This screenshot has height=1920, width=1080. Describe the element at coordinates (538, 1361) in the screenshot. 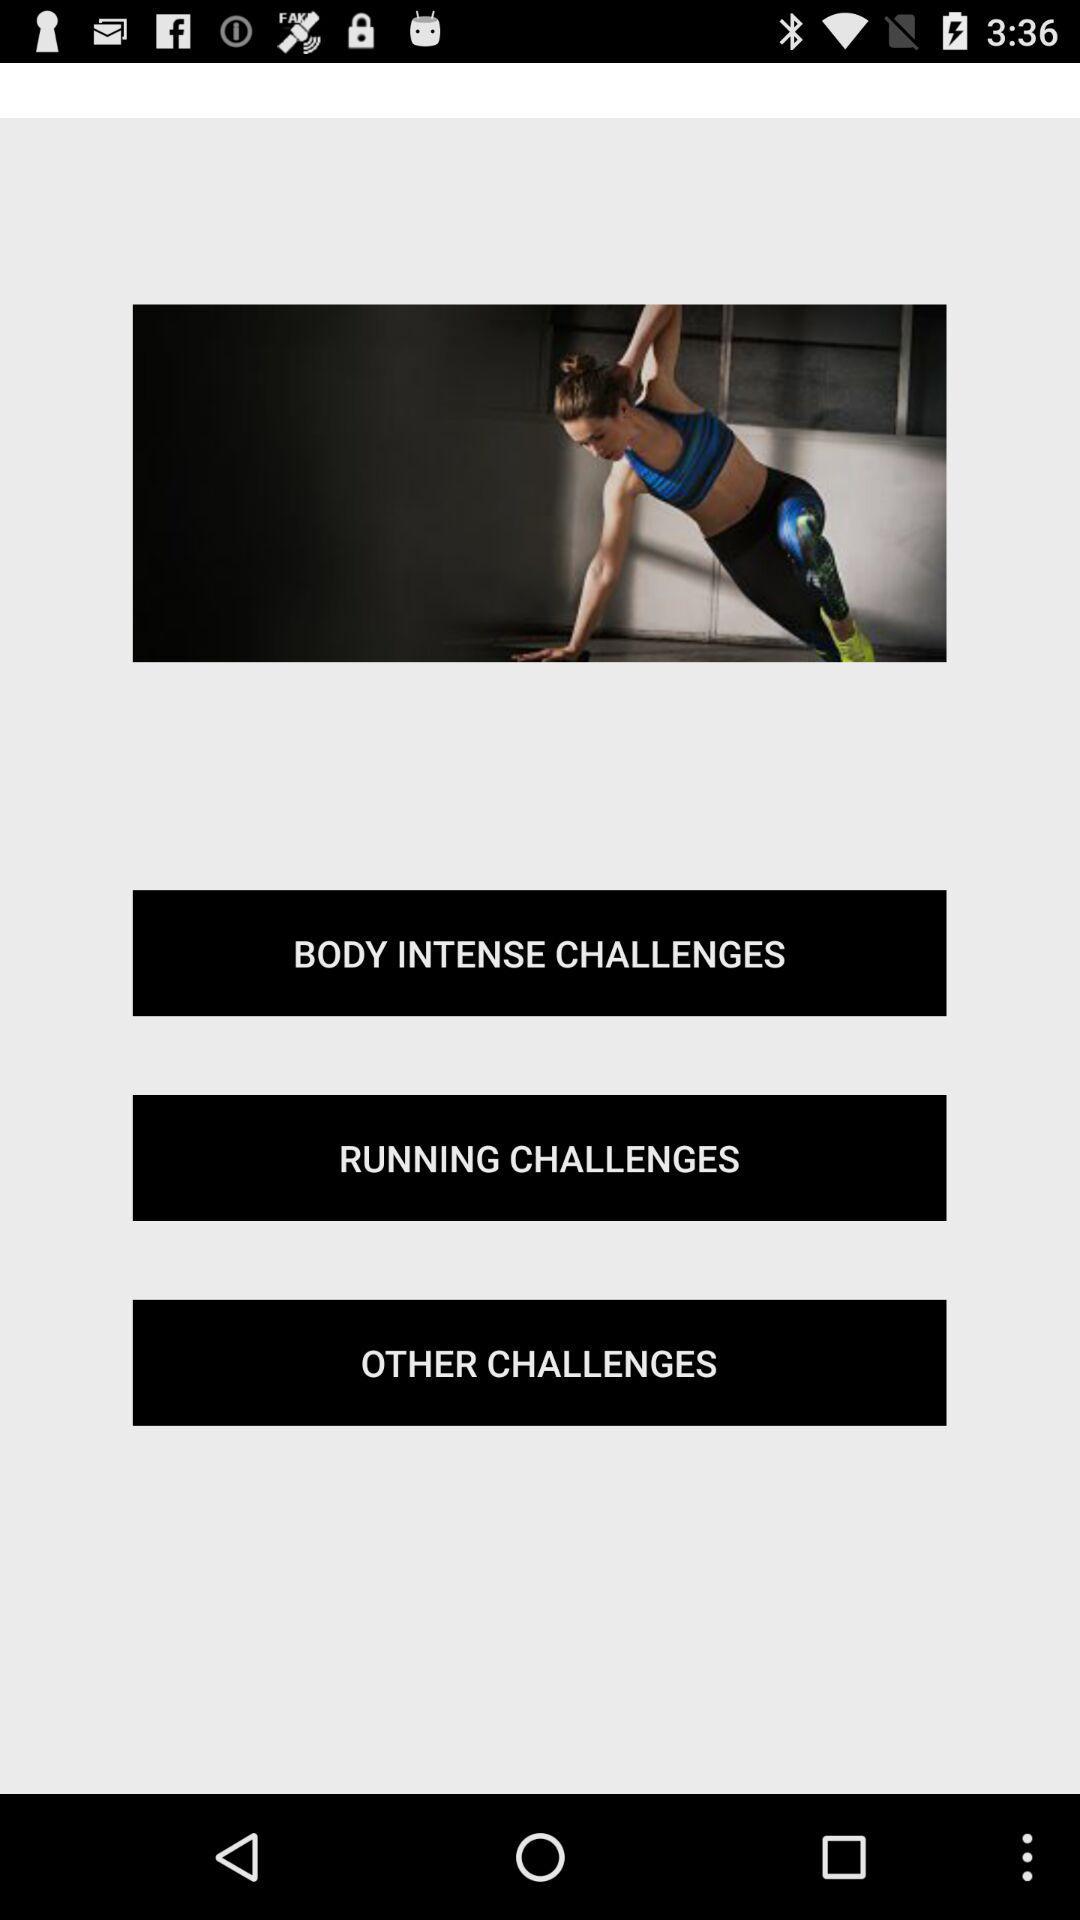

I see `other challenges icon` at that location.